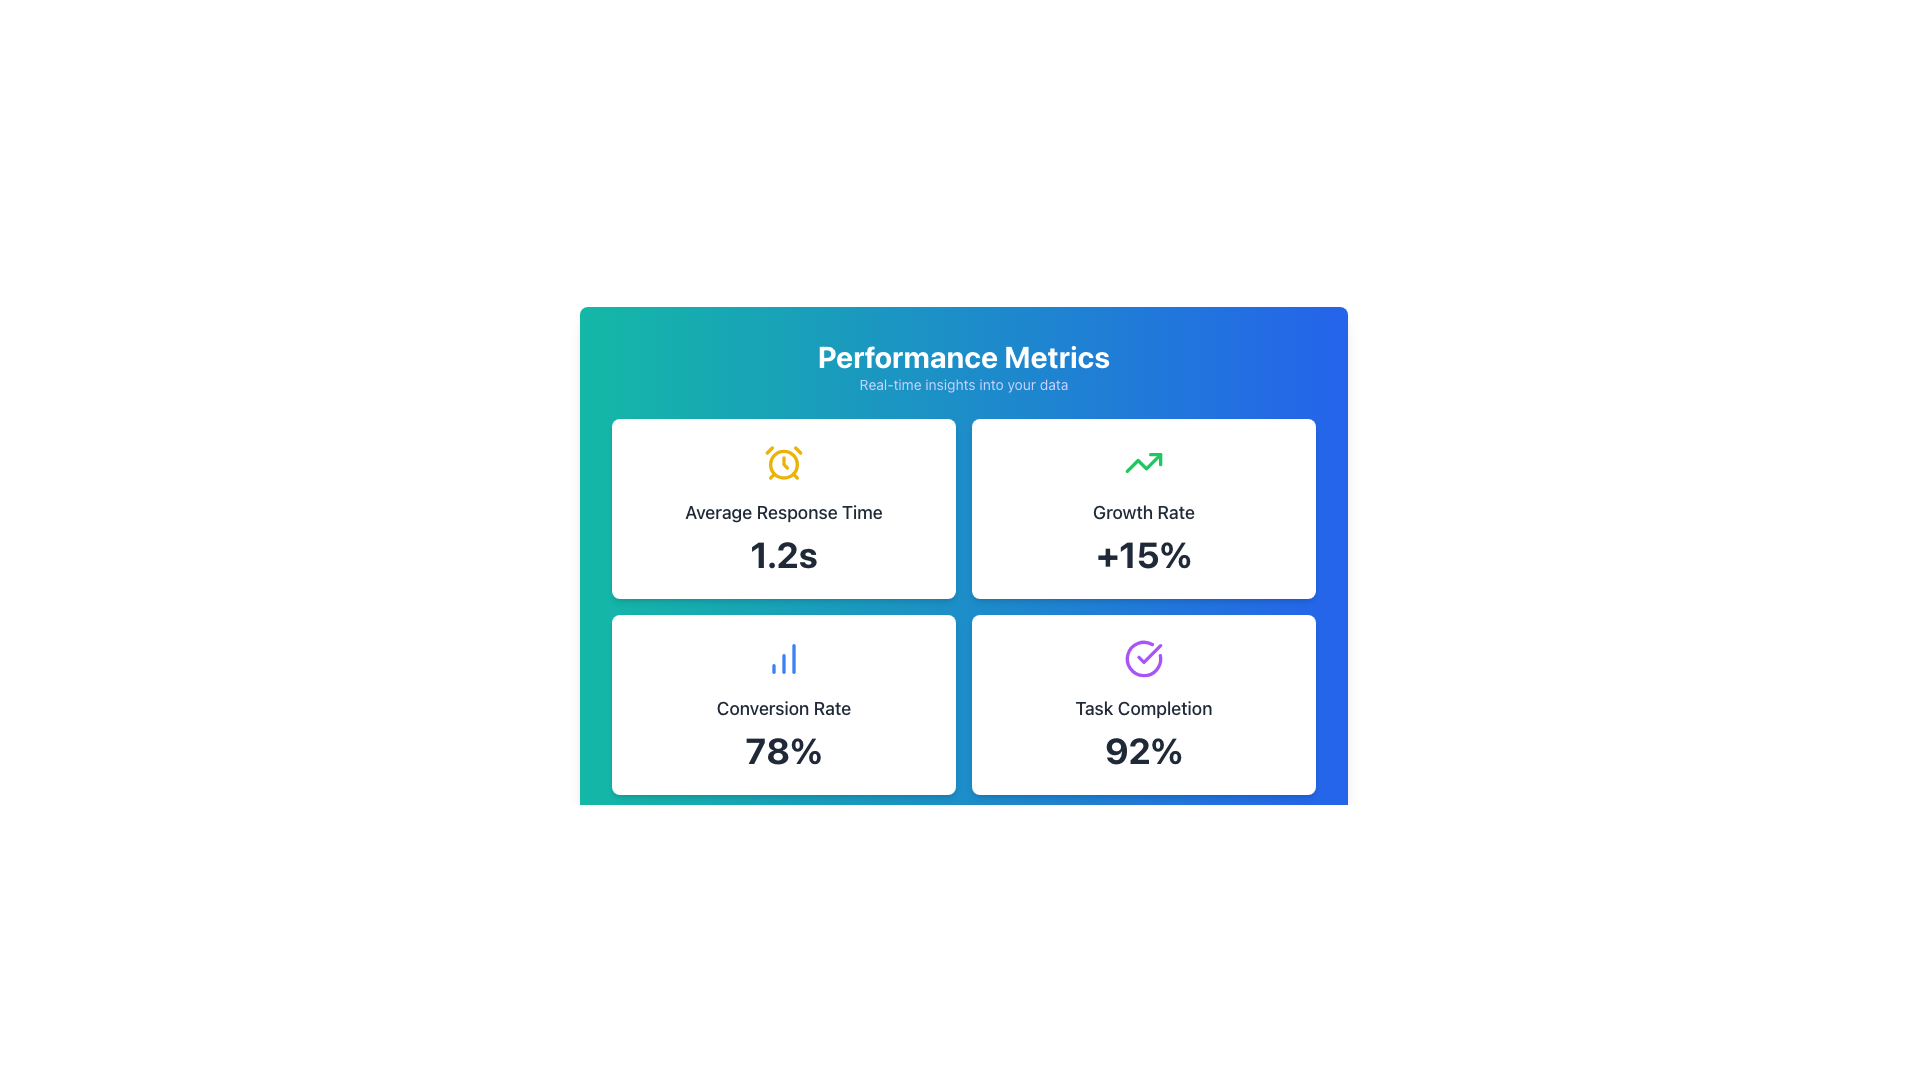 This screenshot has height=1080, width=1920. Describe the element at coordinates (782, 704) in the screenshot. I see `metrics displayed on the Information Display Card located in the bottom-left cell of a 2x2 grid structure, which shows the conversion rate as a percentage` at that location.